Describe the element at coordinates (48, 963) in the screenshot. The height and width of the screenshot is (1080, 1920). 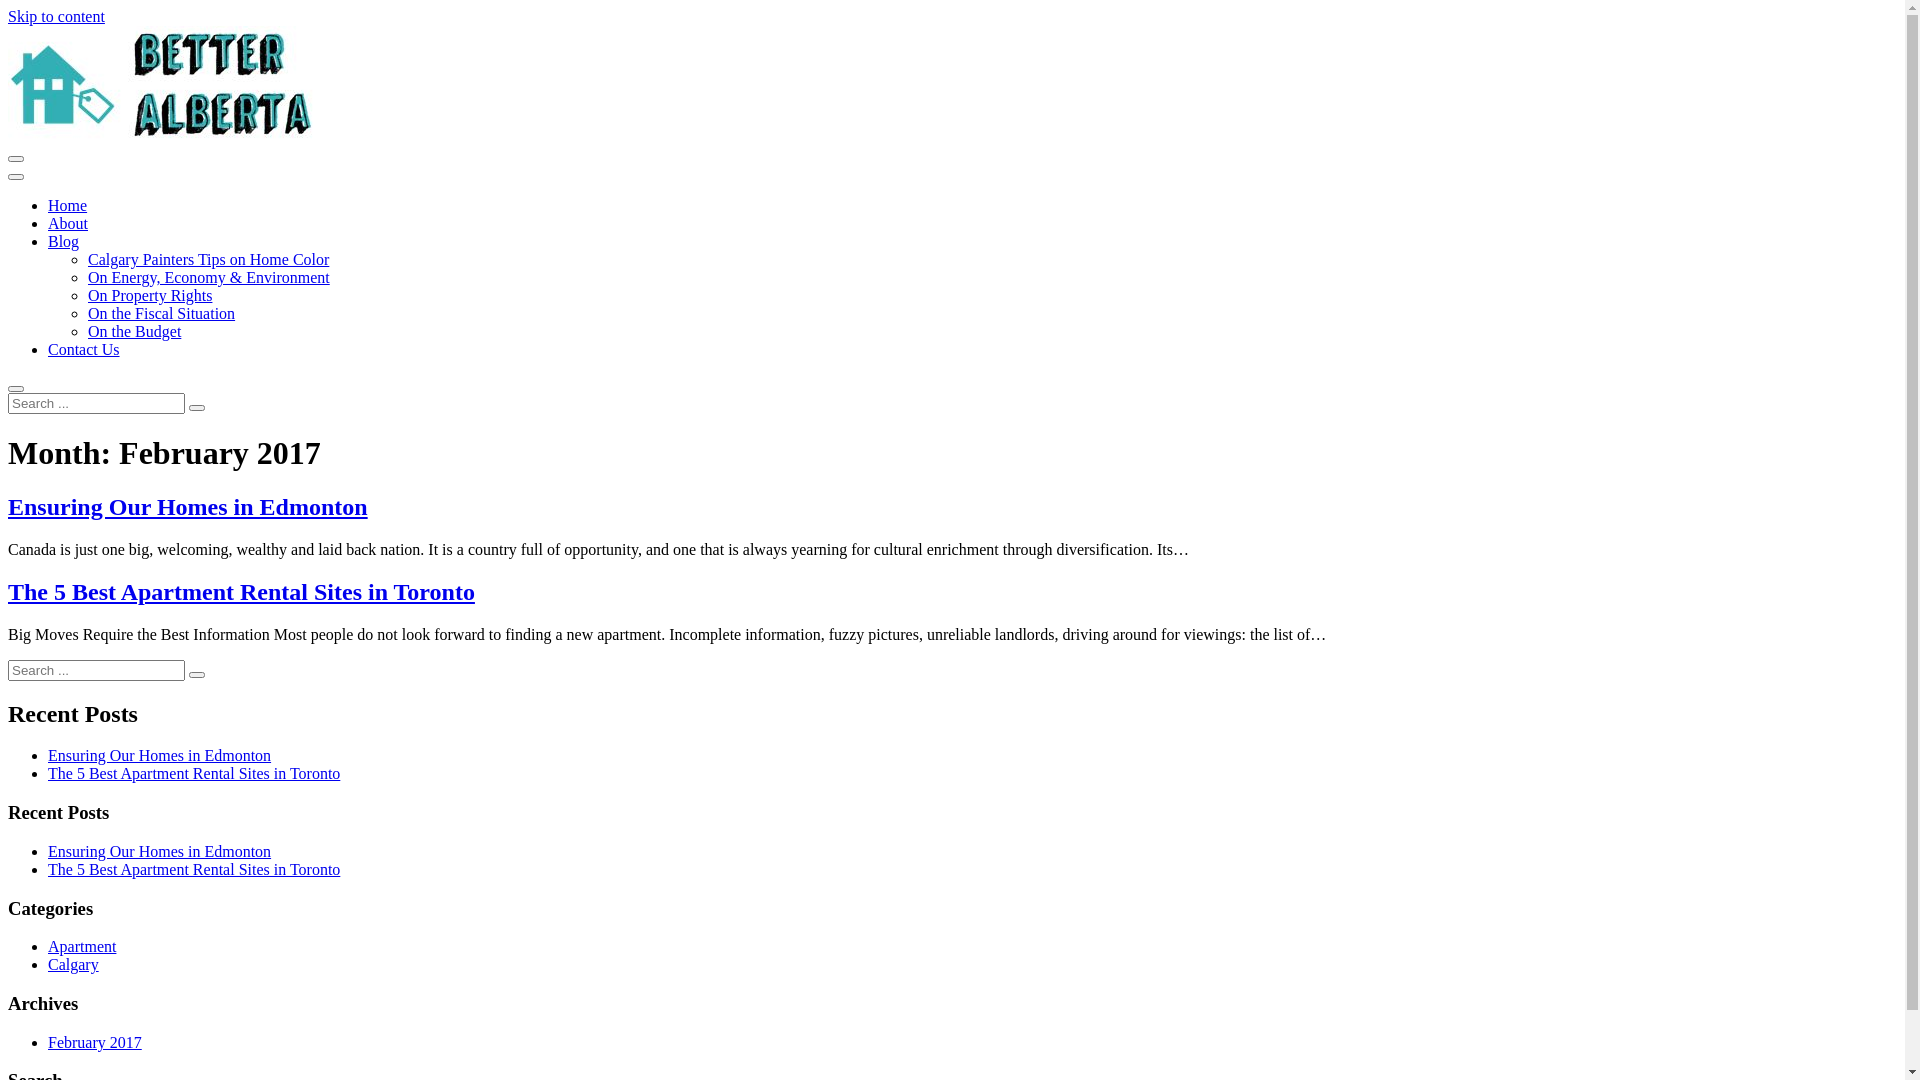
I see `'Calgary'` at that location.